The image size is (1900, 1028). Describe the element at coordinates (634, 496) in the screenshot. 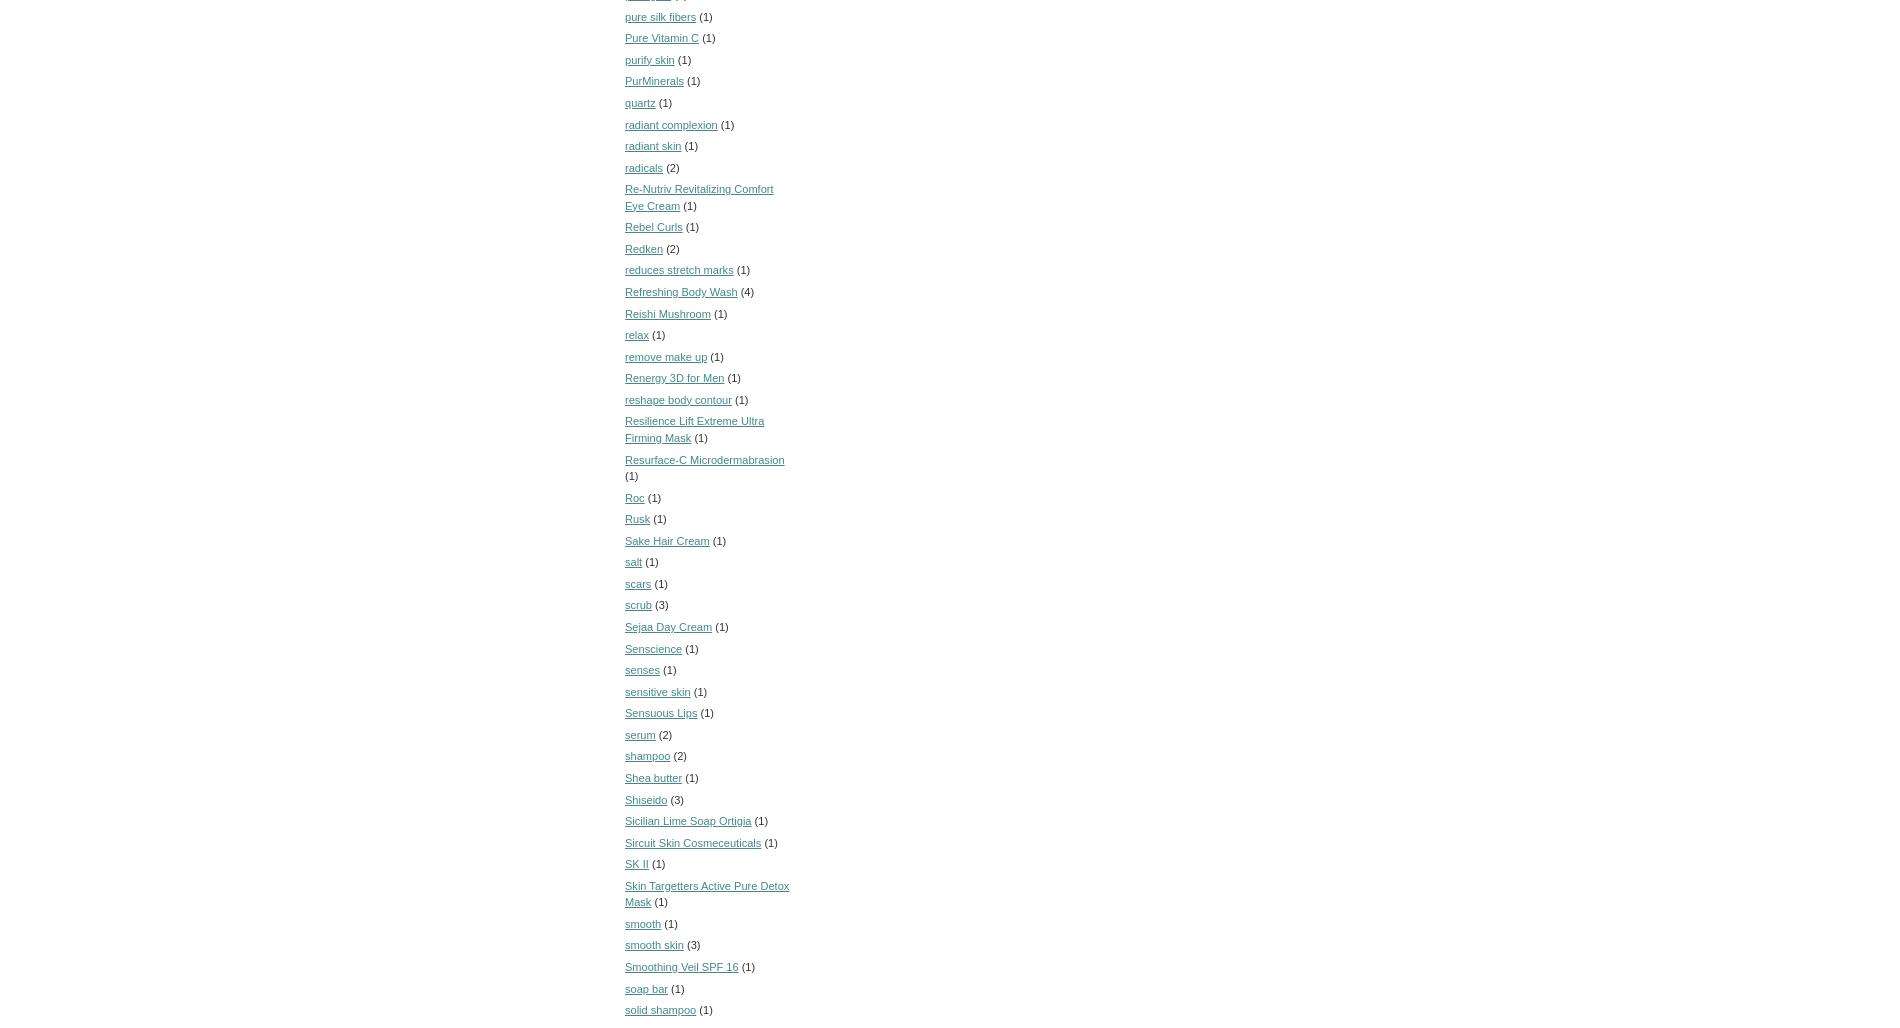

I see `'Roc'` at that location.